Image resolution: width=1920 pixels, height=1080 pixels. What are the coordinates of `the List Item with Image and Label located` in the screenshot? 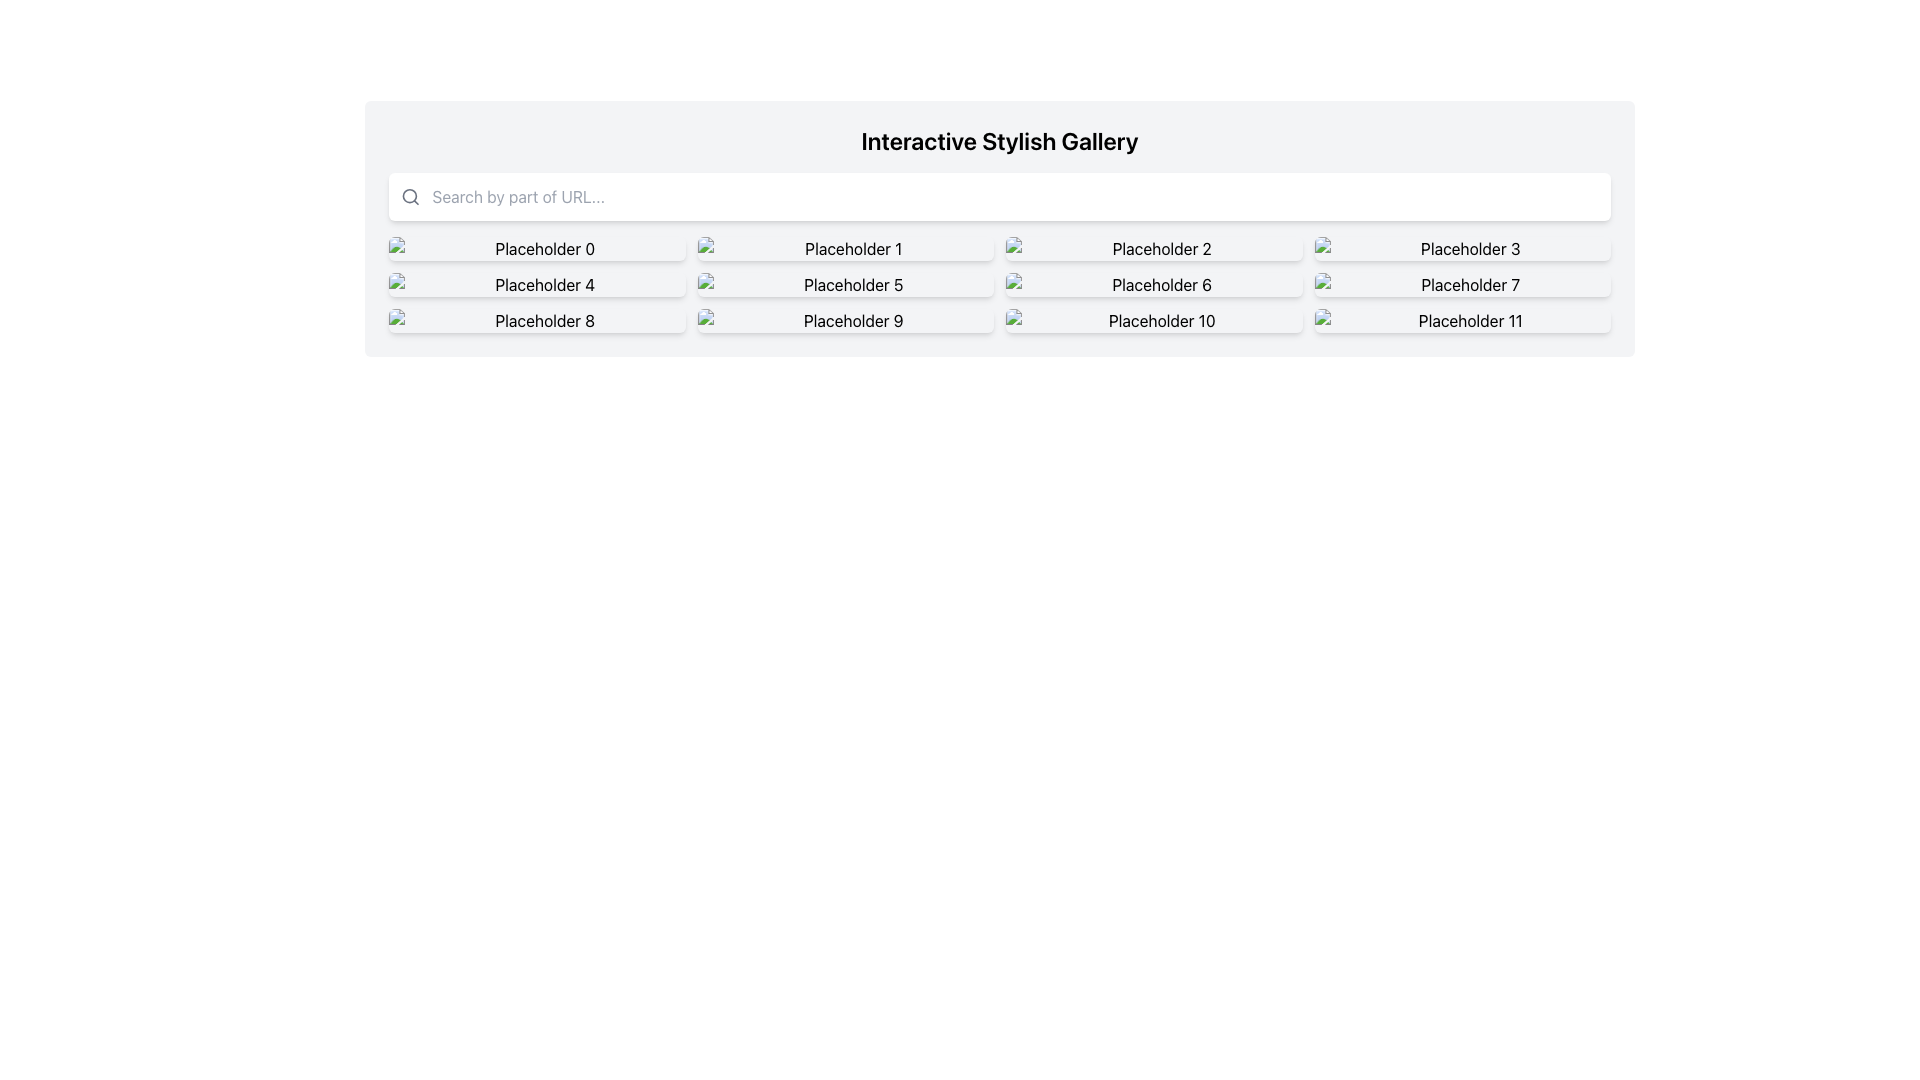 It's located at (1154, 285).